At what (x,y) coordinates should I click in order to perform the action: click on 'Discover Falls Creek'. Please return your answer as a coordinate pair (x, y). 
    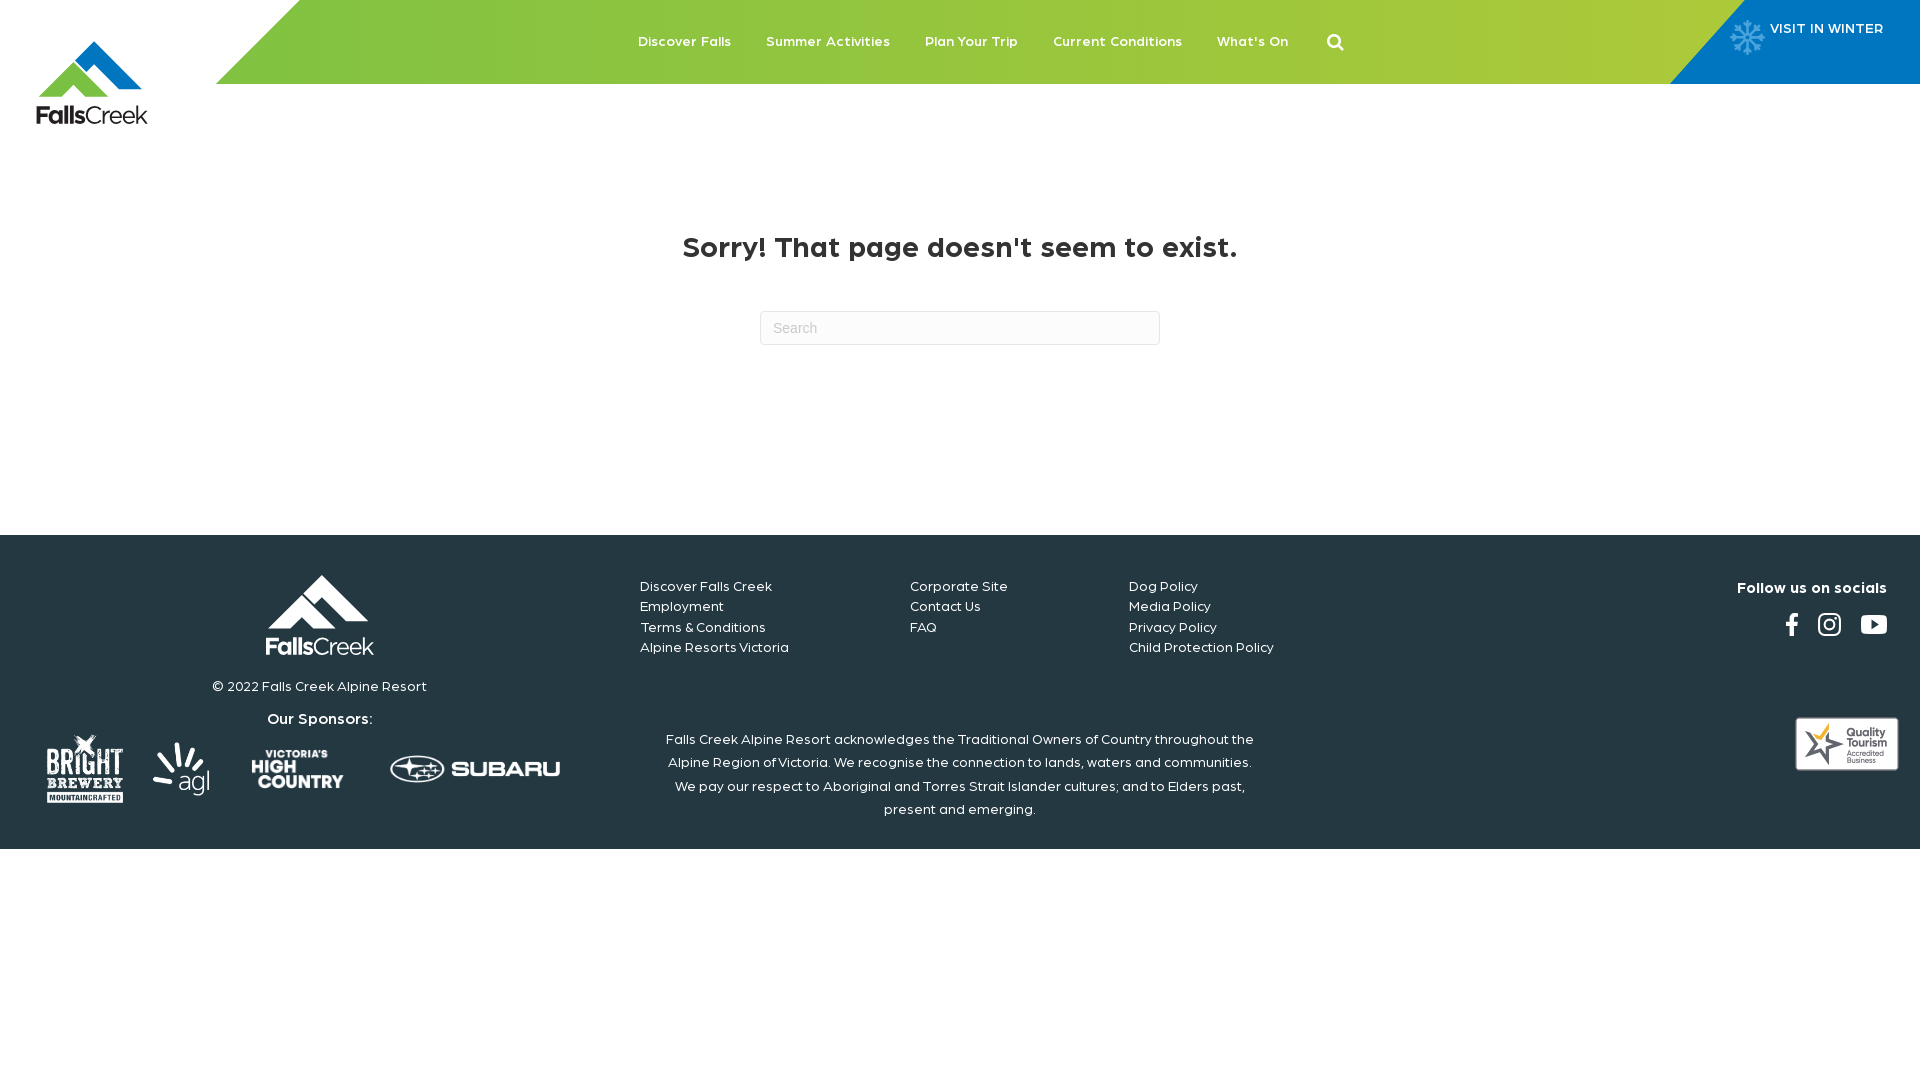
    Looking at the image, I should click on (705, 585).